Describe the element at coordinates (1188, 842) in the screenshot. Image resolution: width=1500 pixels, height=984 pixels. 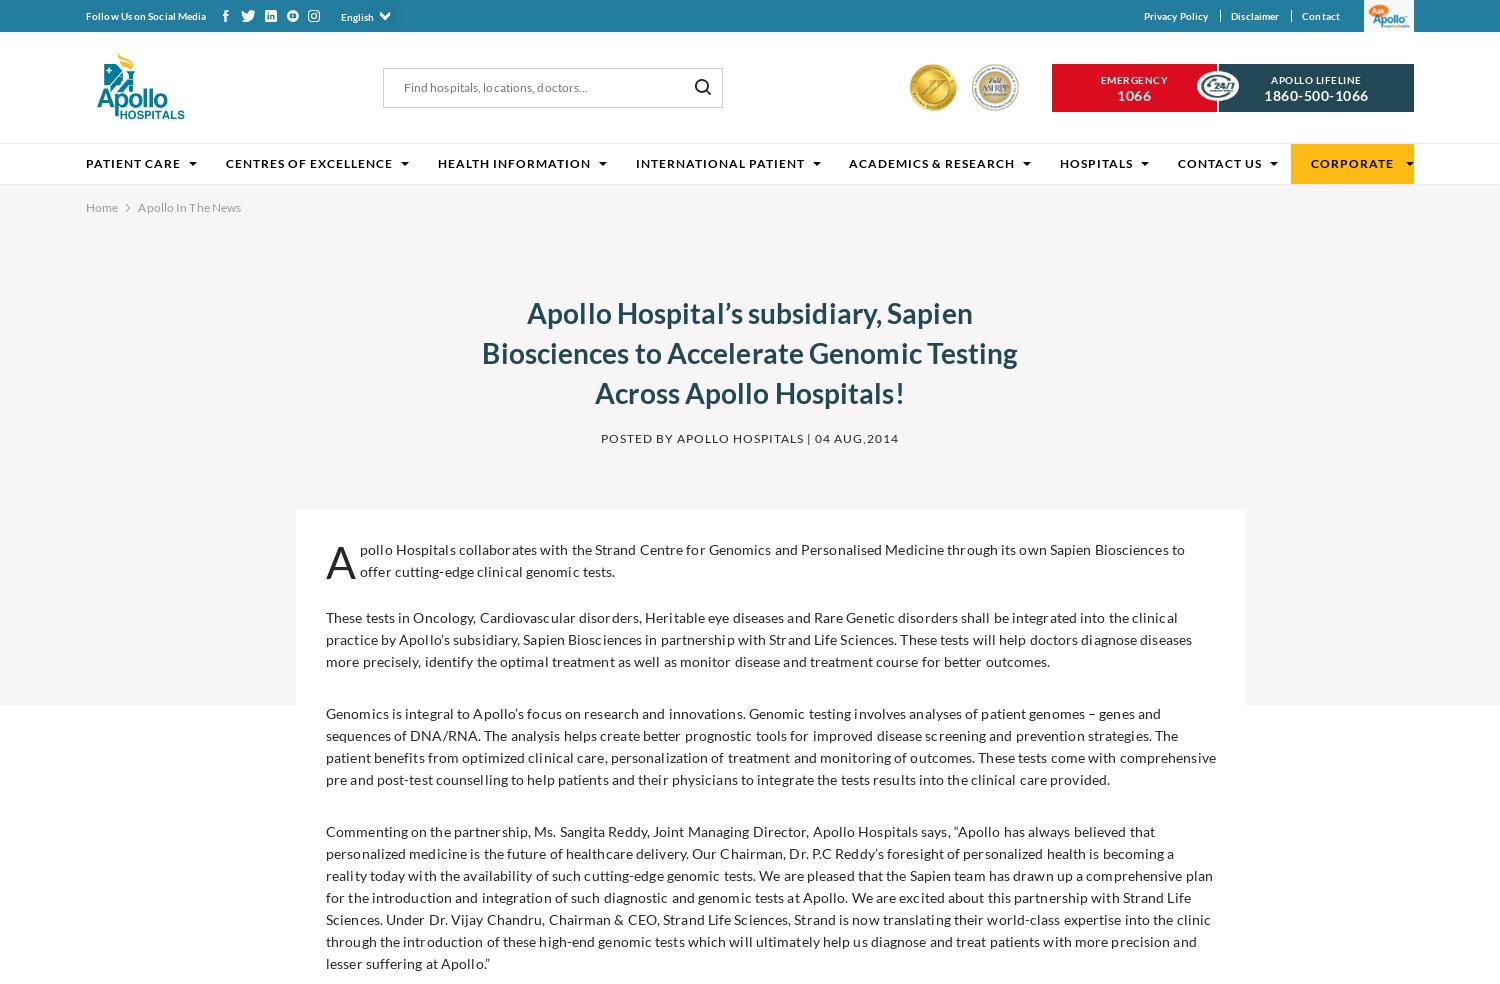
I see `'Apollo Hospitals has launched a Pan-India expansion of their one-of-a-kind connected care program, Apollo Connect. Wi...'` at that location.